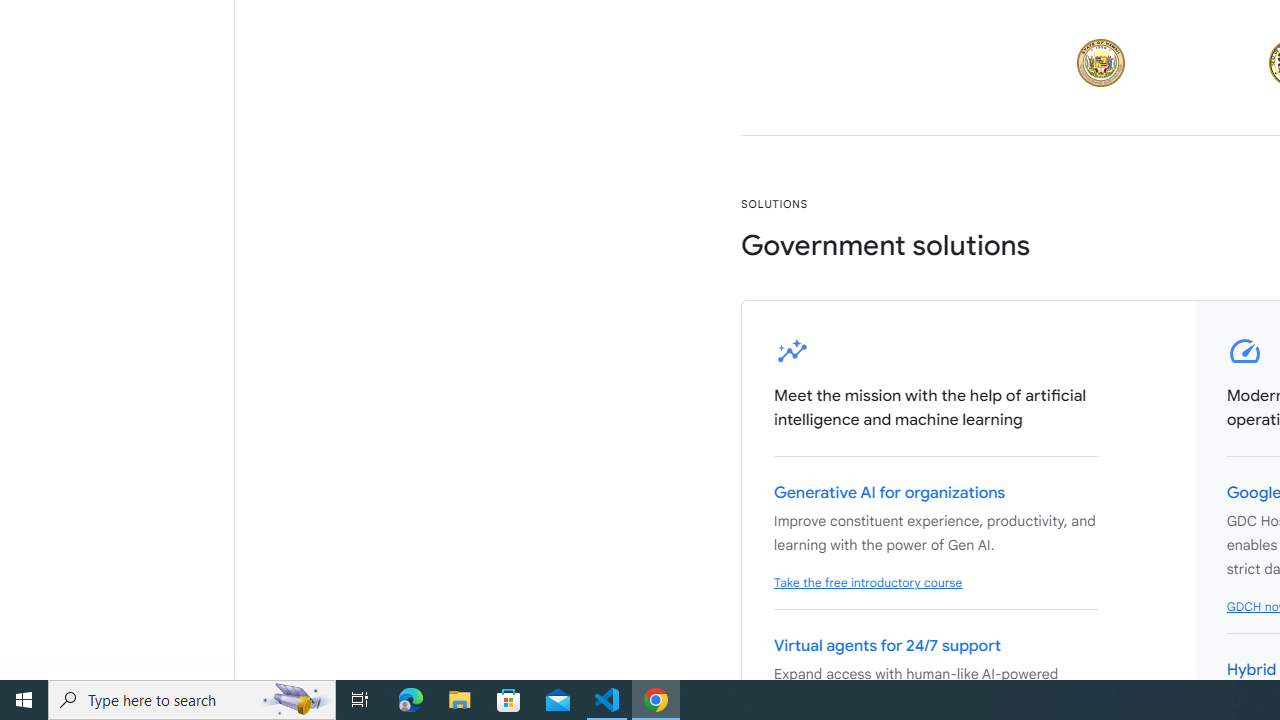  I want to click on 'State of Hawaii', so click(1100, 62).